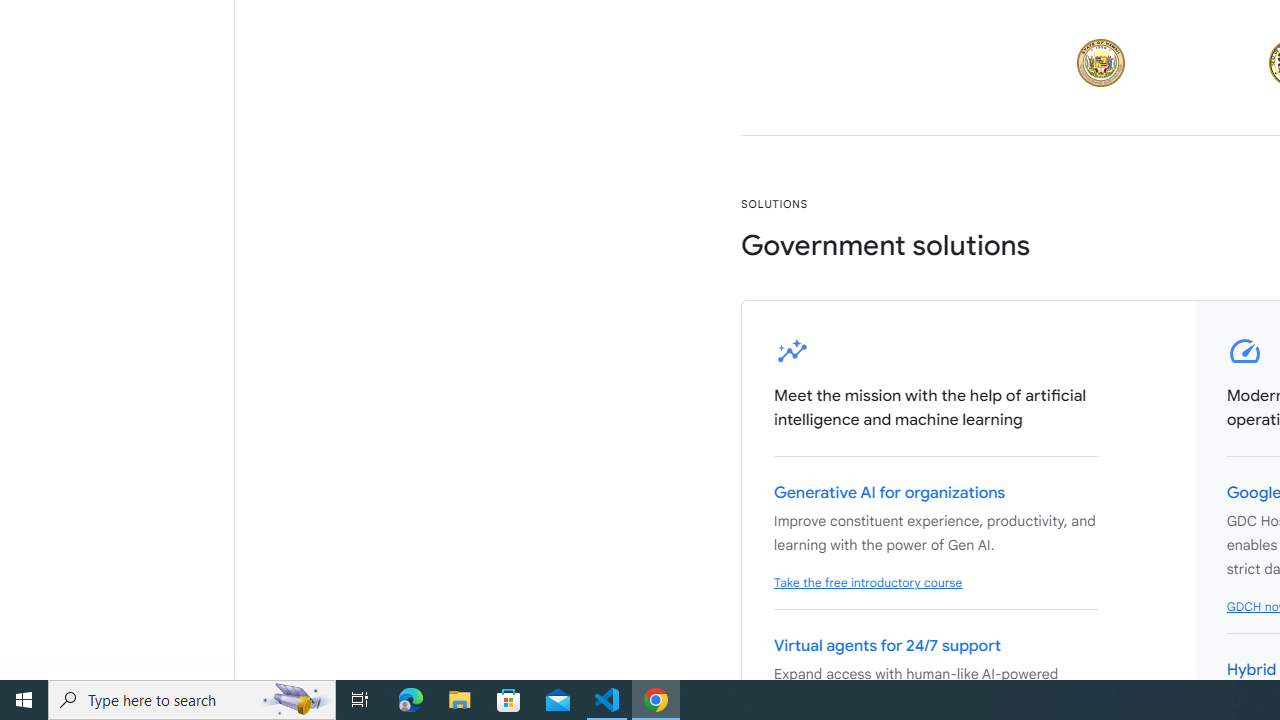  I want to click on 'State of Hawaii', so click(1100, 62).